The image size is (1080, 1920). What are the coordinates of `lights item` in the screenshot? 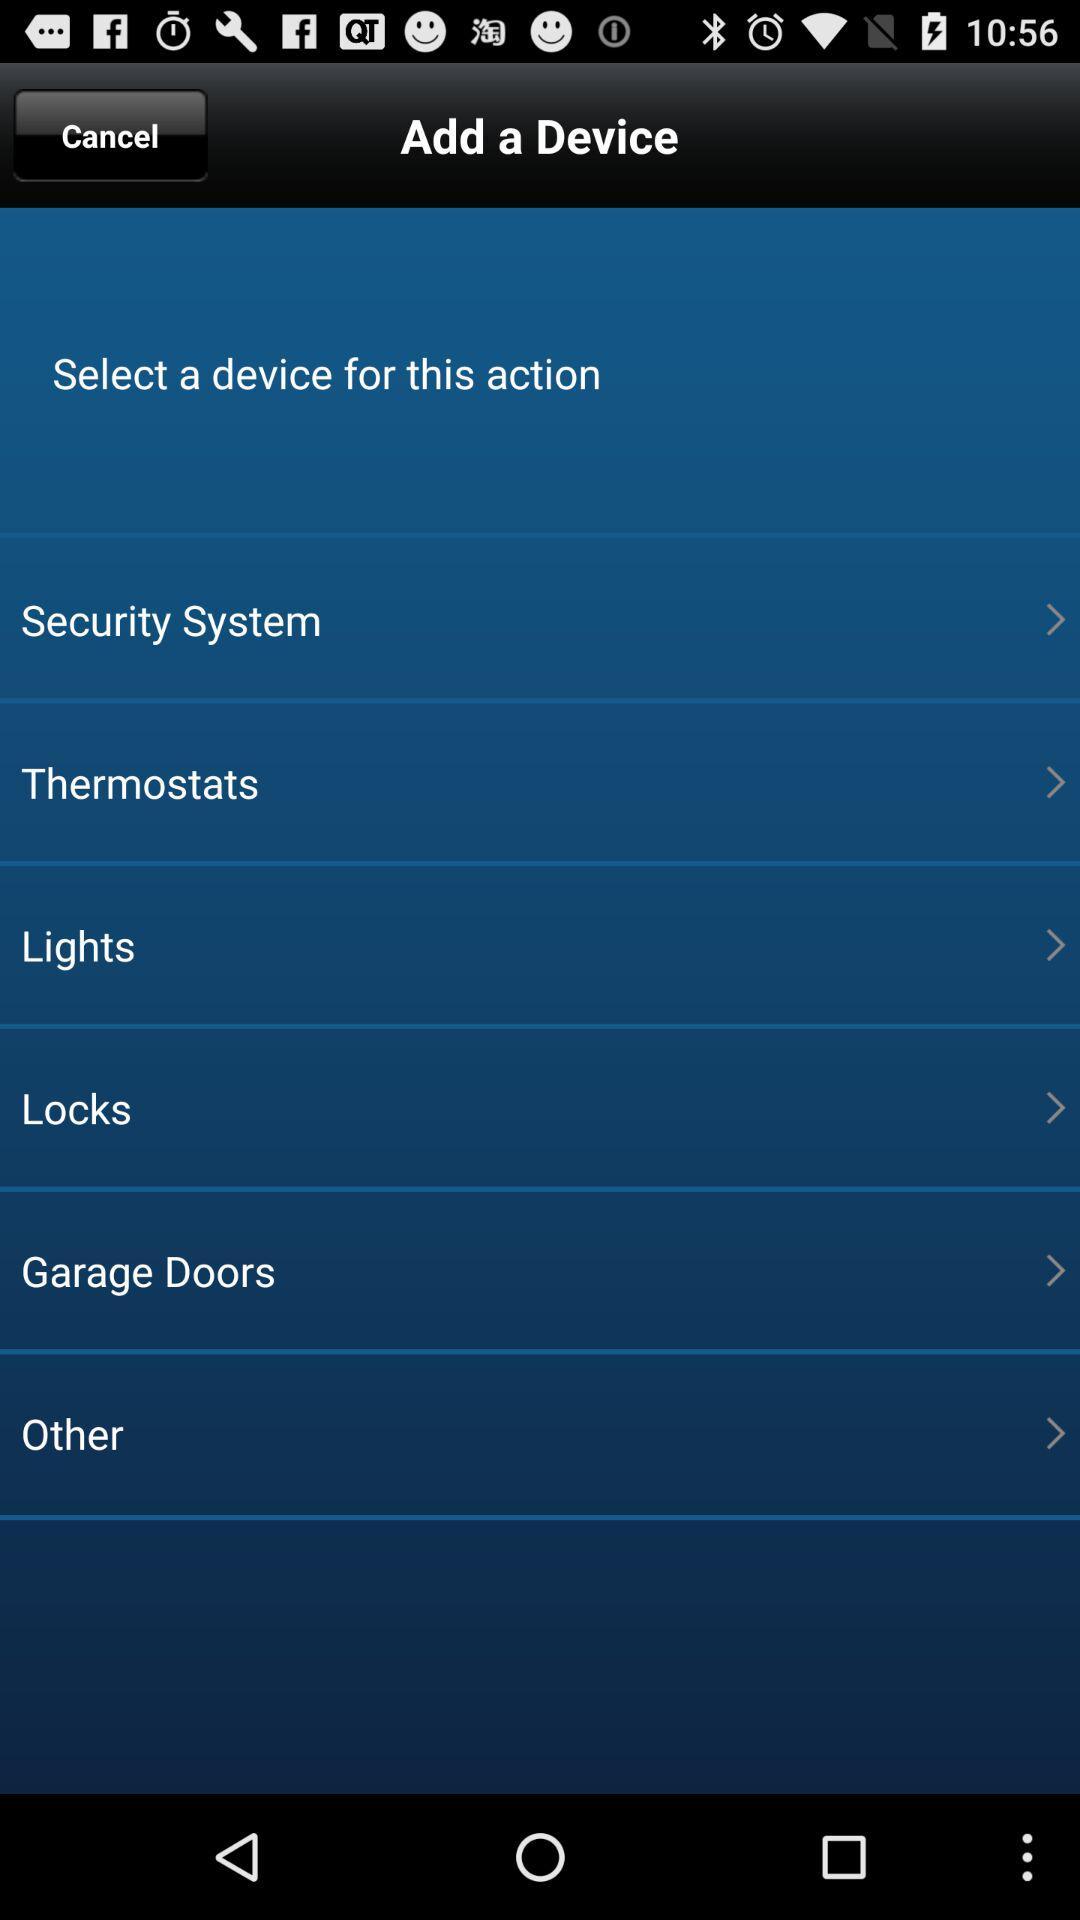 It's located at (532, 944).